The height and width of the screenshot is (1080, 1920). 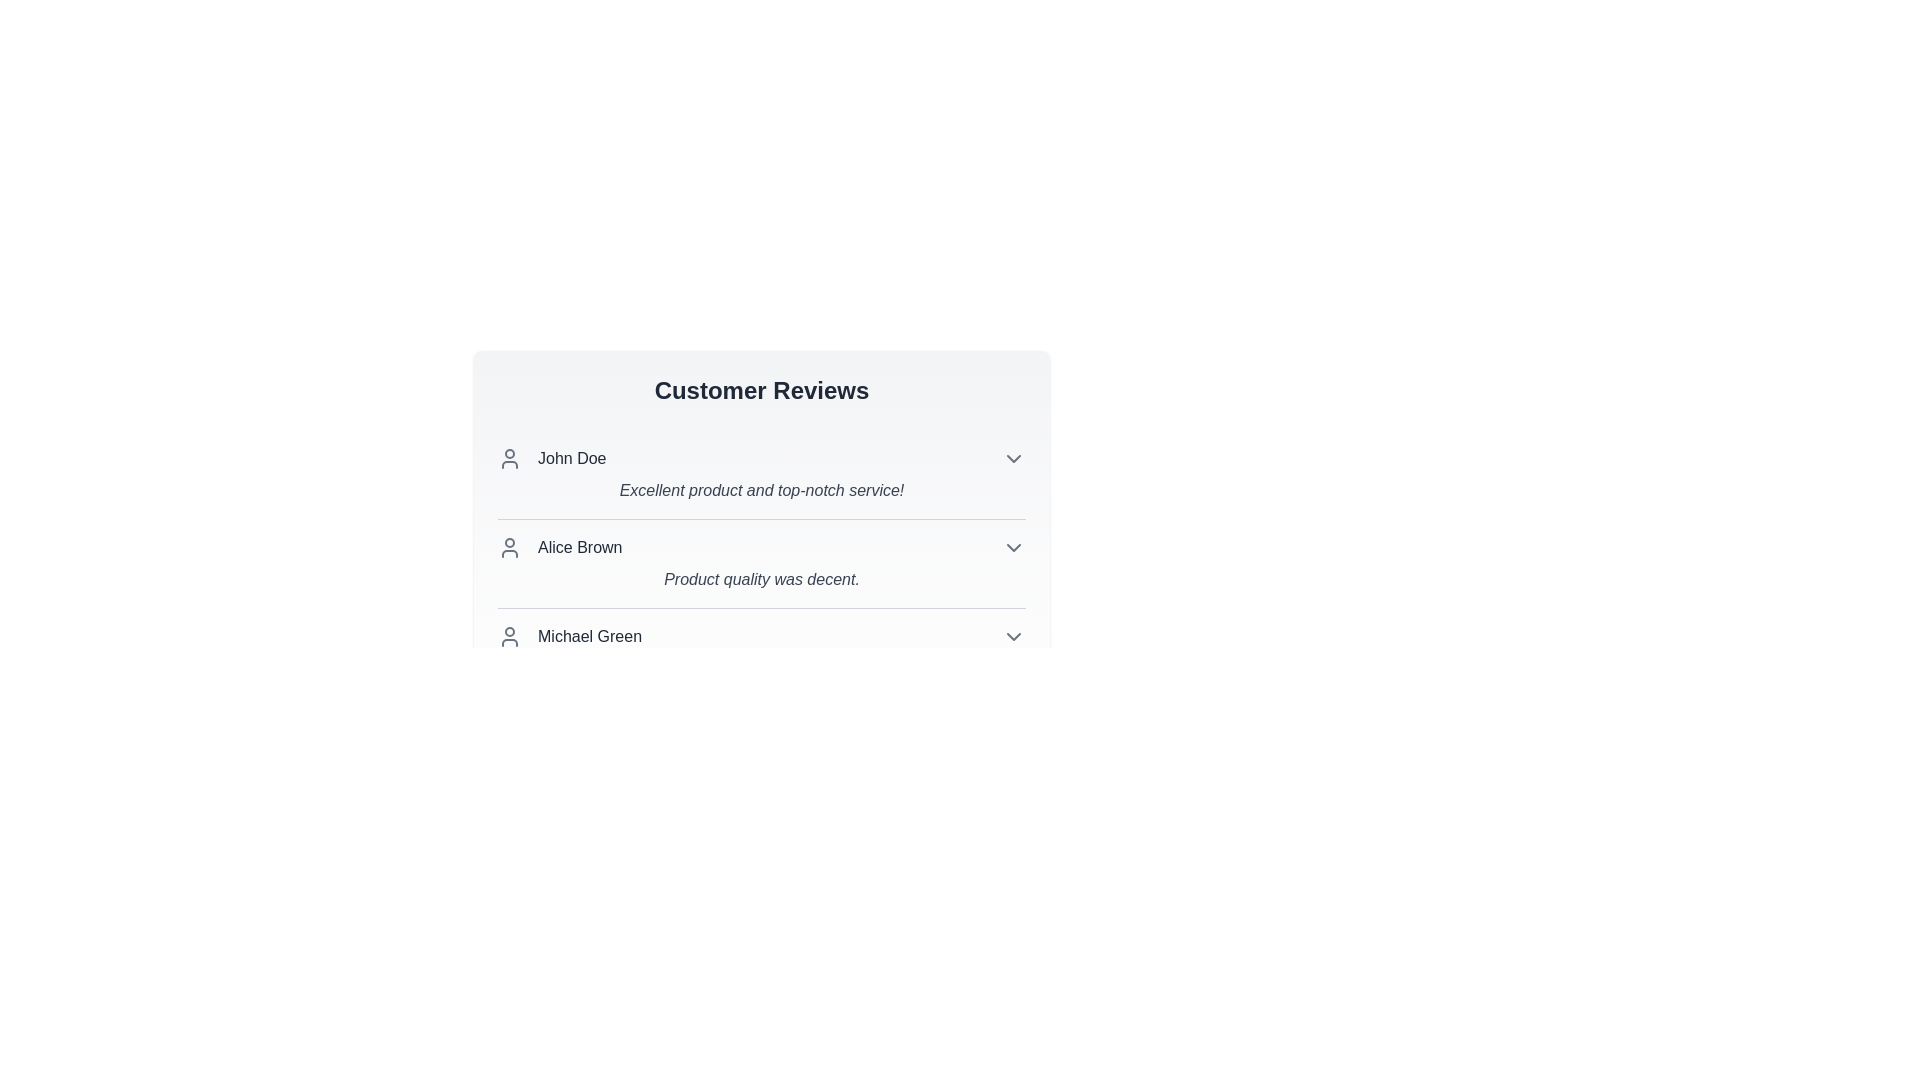 I want to click on the user icon for Alice Brown to reveal additional actions, so click(x=509, y=547).